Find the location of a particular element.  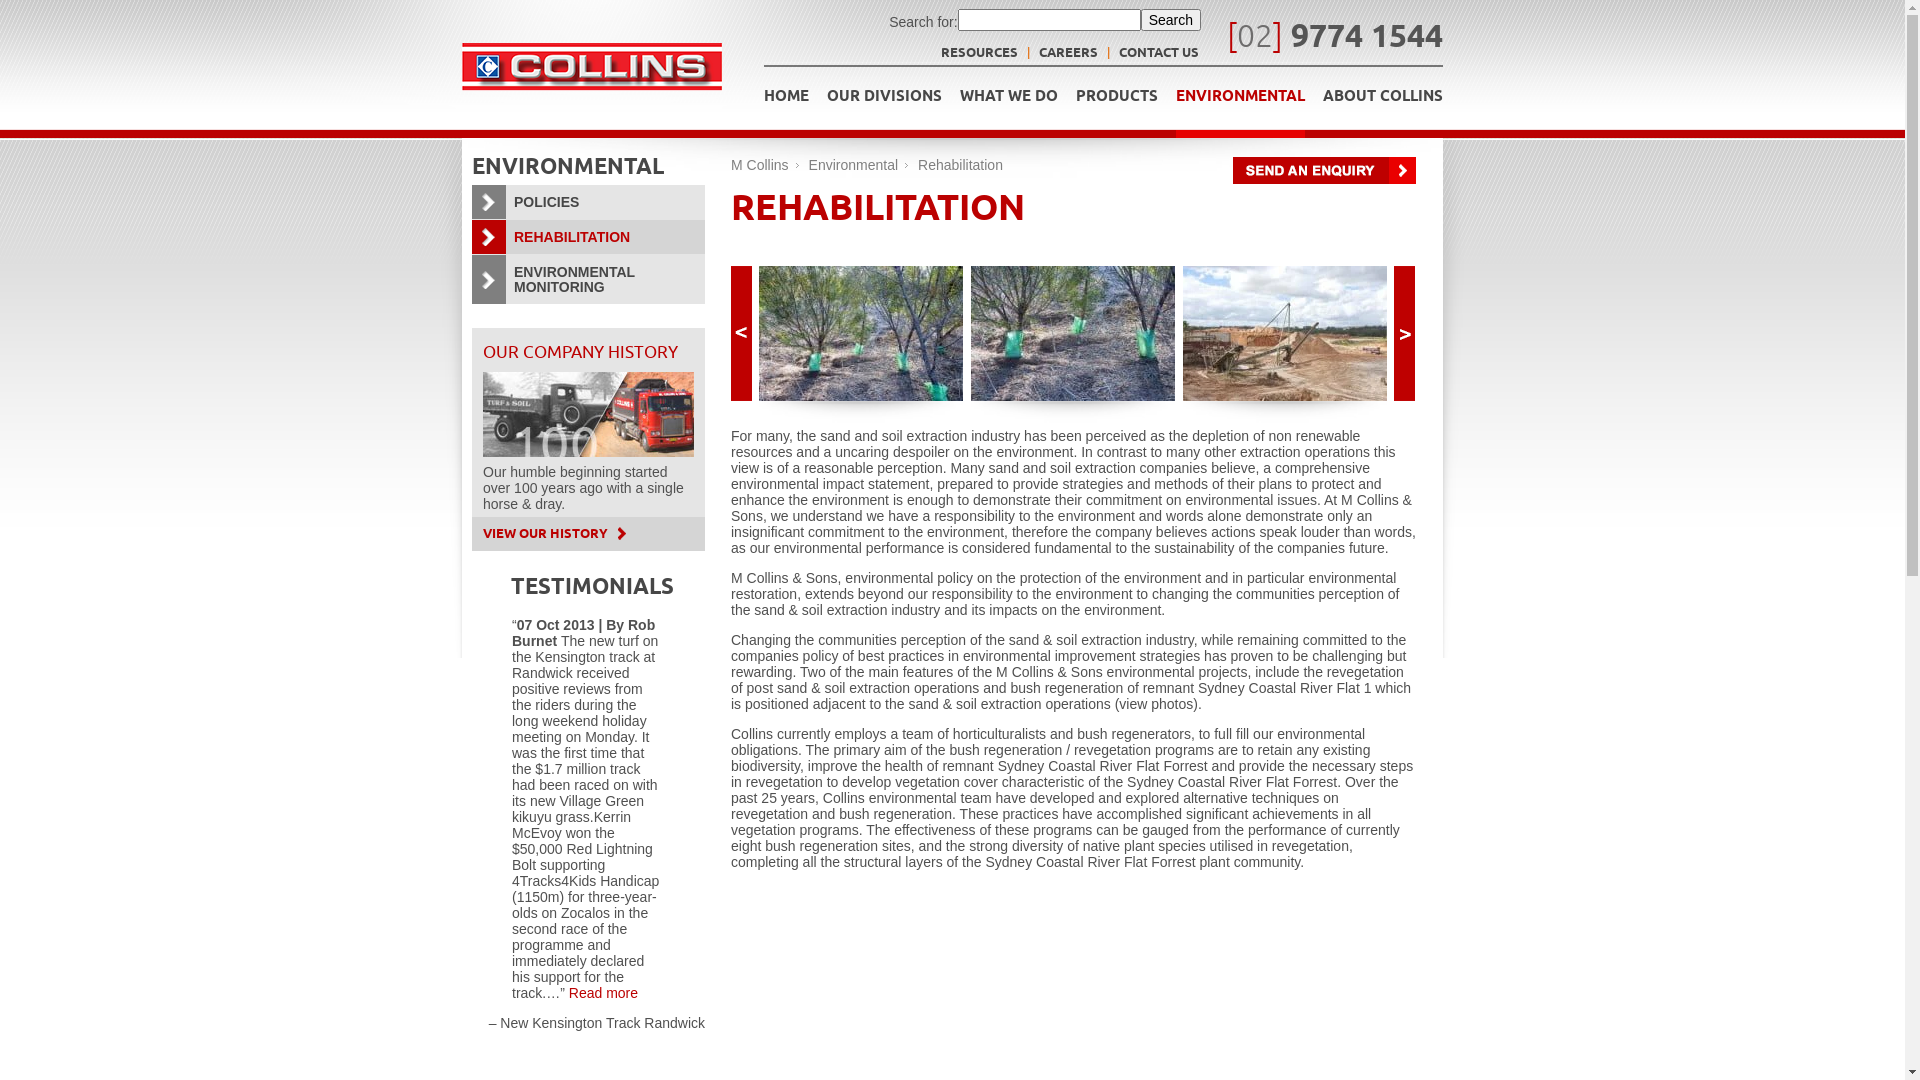

'previous' is located at coordinates (740, 332).